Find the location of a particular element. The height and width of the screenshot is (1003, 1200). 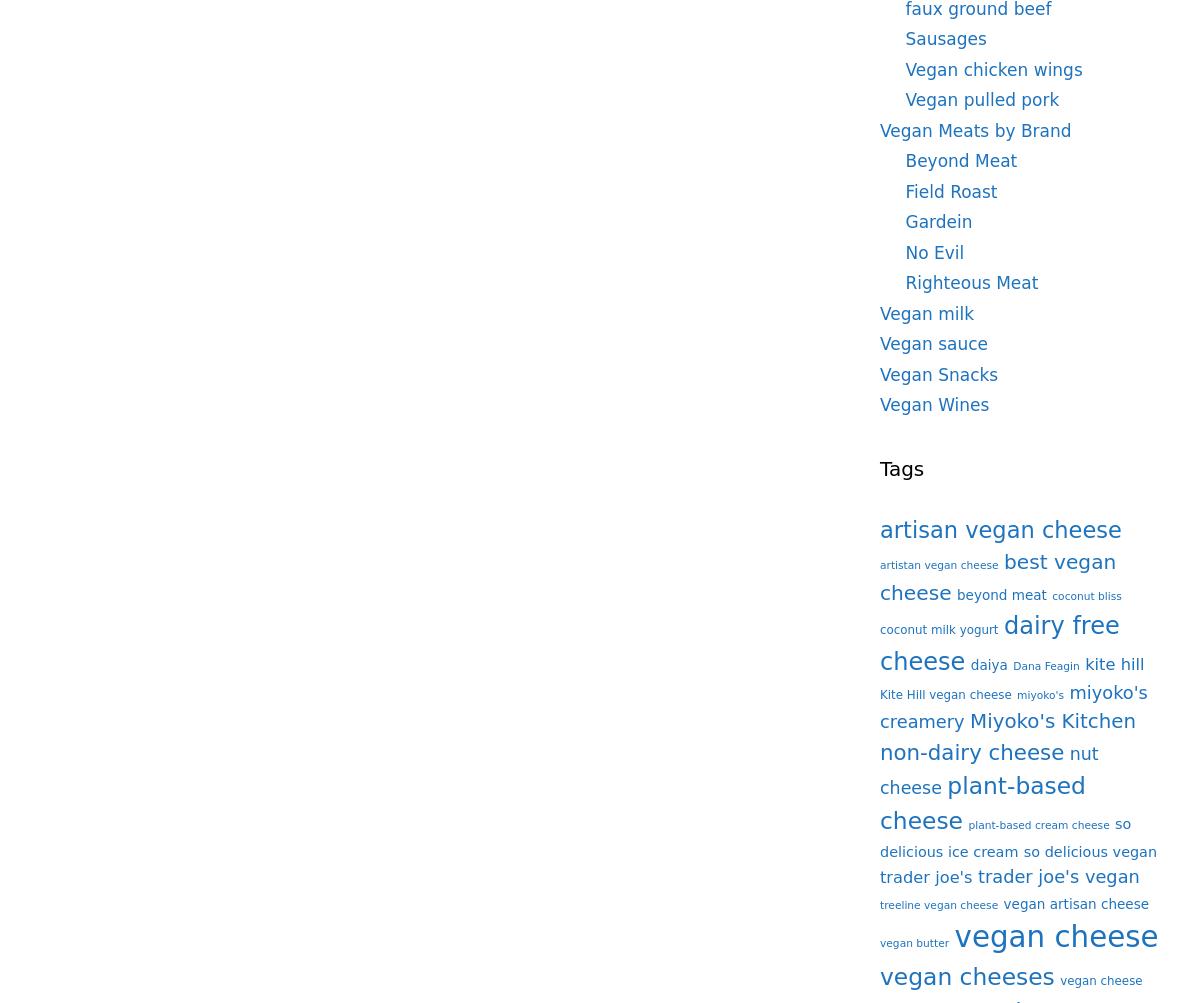

'dairy free cheese' is located at coordinates (878, 643).